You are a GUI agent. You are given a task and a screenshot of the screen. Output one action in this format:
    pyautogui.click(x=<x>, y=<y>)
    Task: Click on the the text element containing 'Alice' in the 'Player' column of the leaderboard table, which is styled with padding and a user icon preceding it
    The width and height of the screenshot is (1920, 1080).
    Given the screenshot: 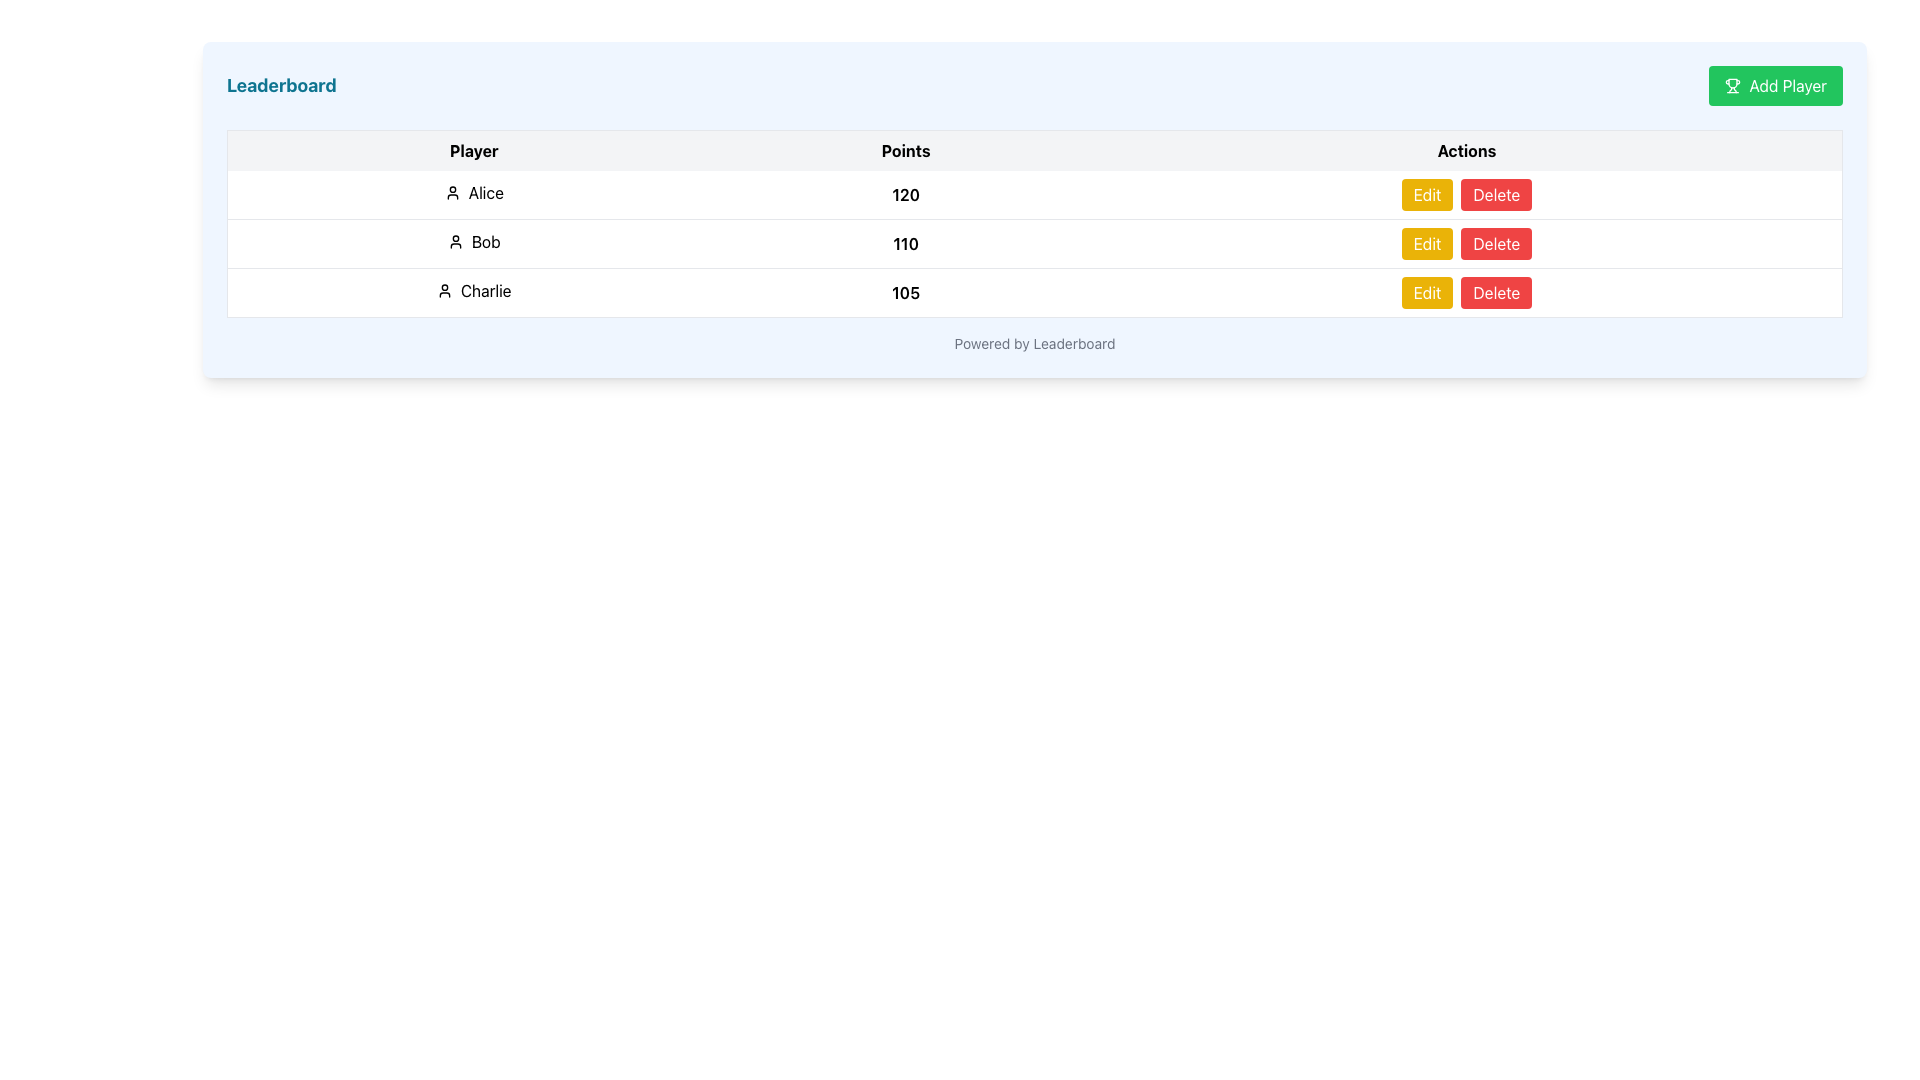 What is the action you would take?
    pyautogui.click(x=473, y=192)
    